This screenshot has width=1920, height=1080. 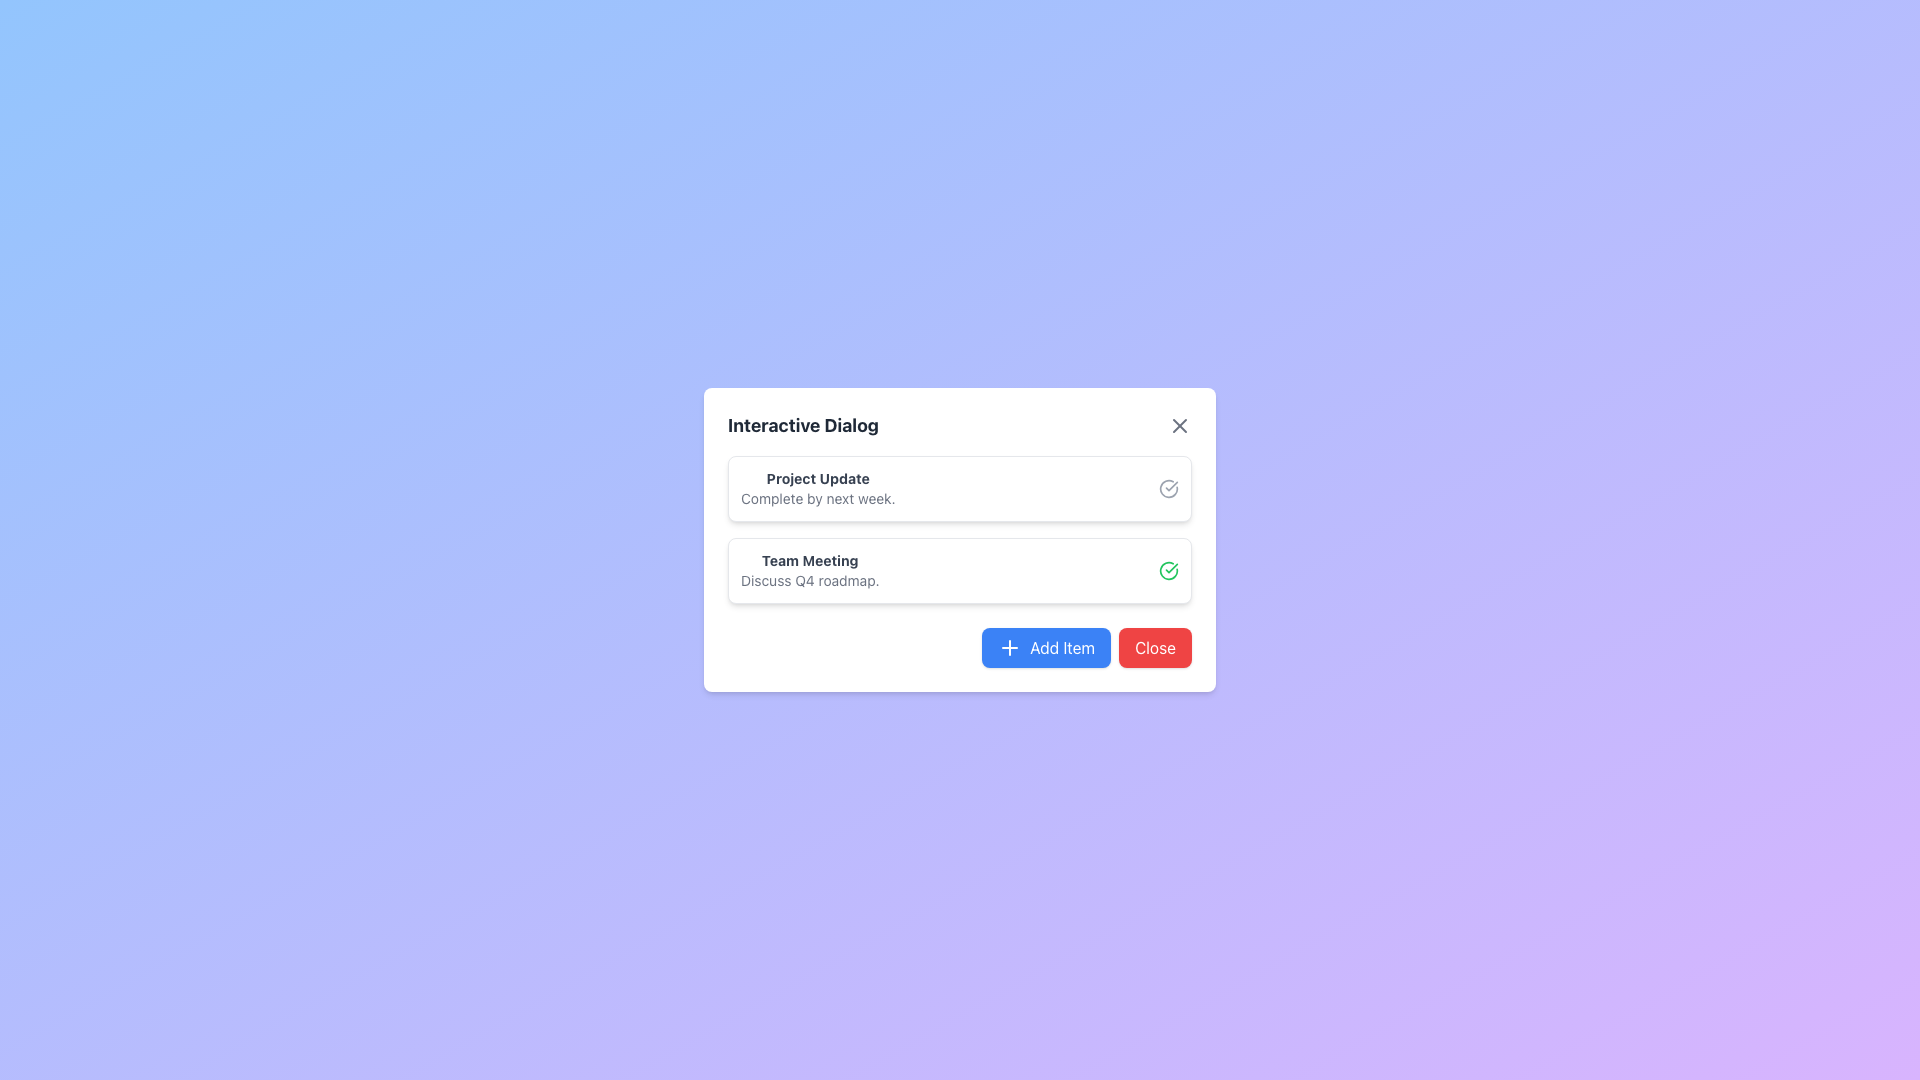 I want to click on the status icon indicating a completed or verified state for the associated project update, located at the far right of the 'Project Update' card, so click(x=1169, y=489).